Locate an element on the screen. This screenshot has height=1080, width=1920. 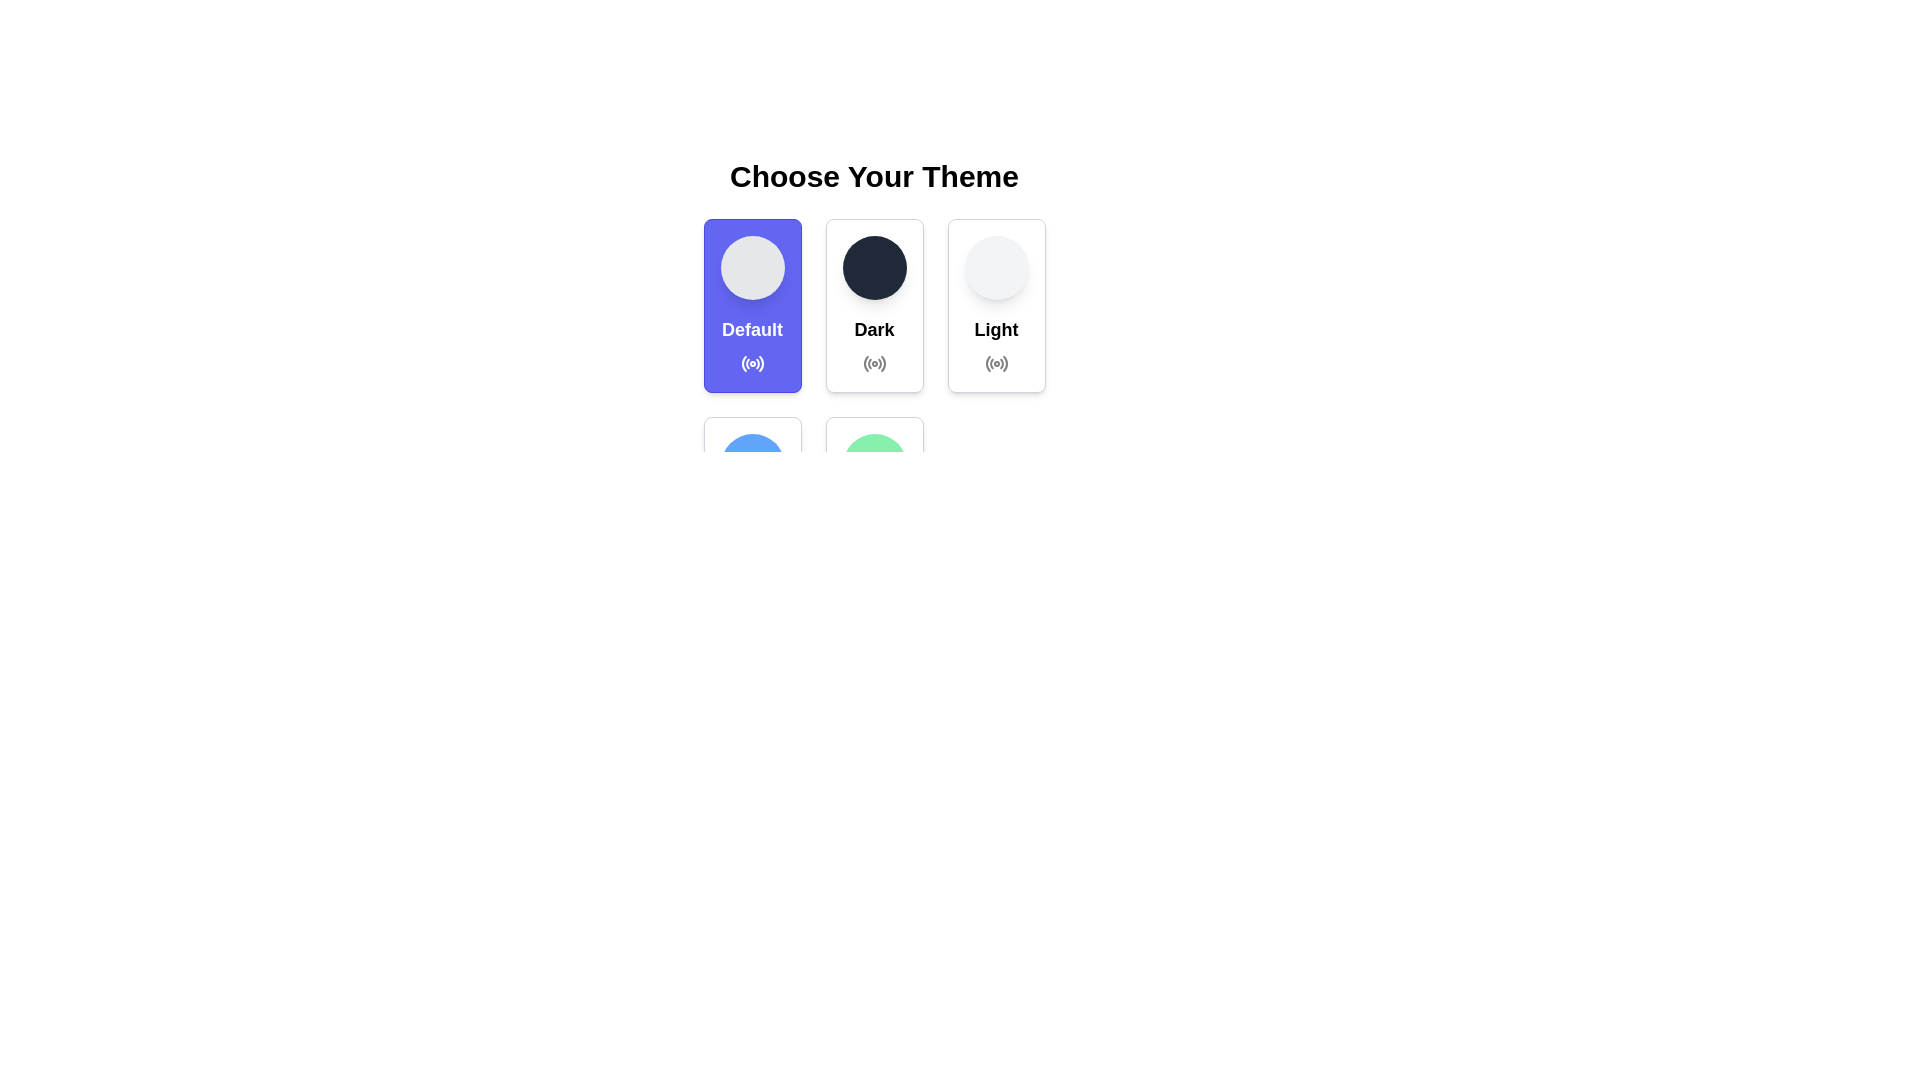
the selectable card labeled 'Dark' is located at coordinates (874, 305).